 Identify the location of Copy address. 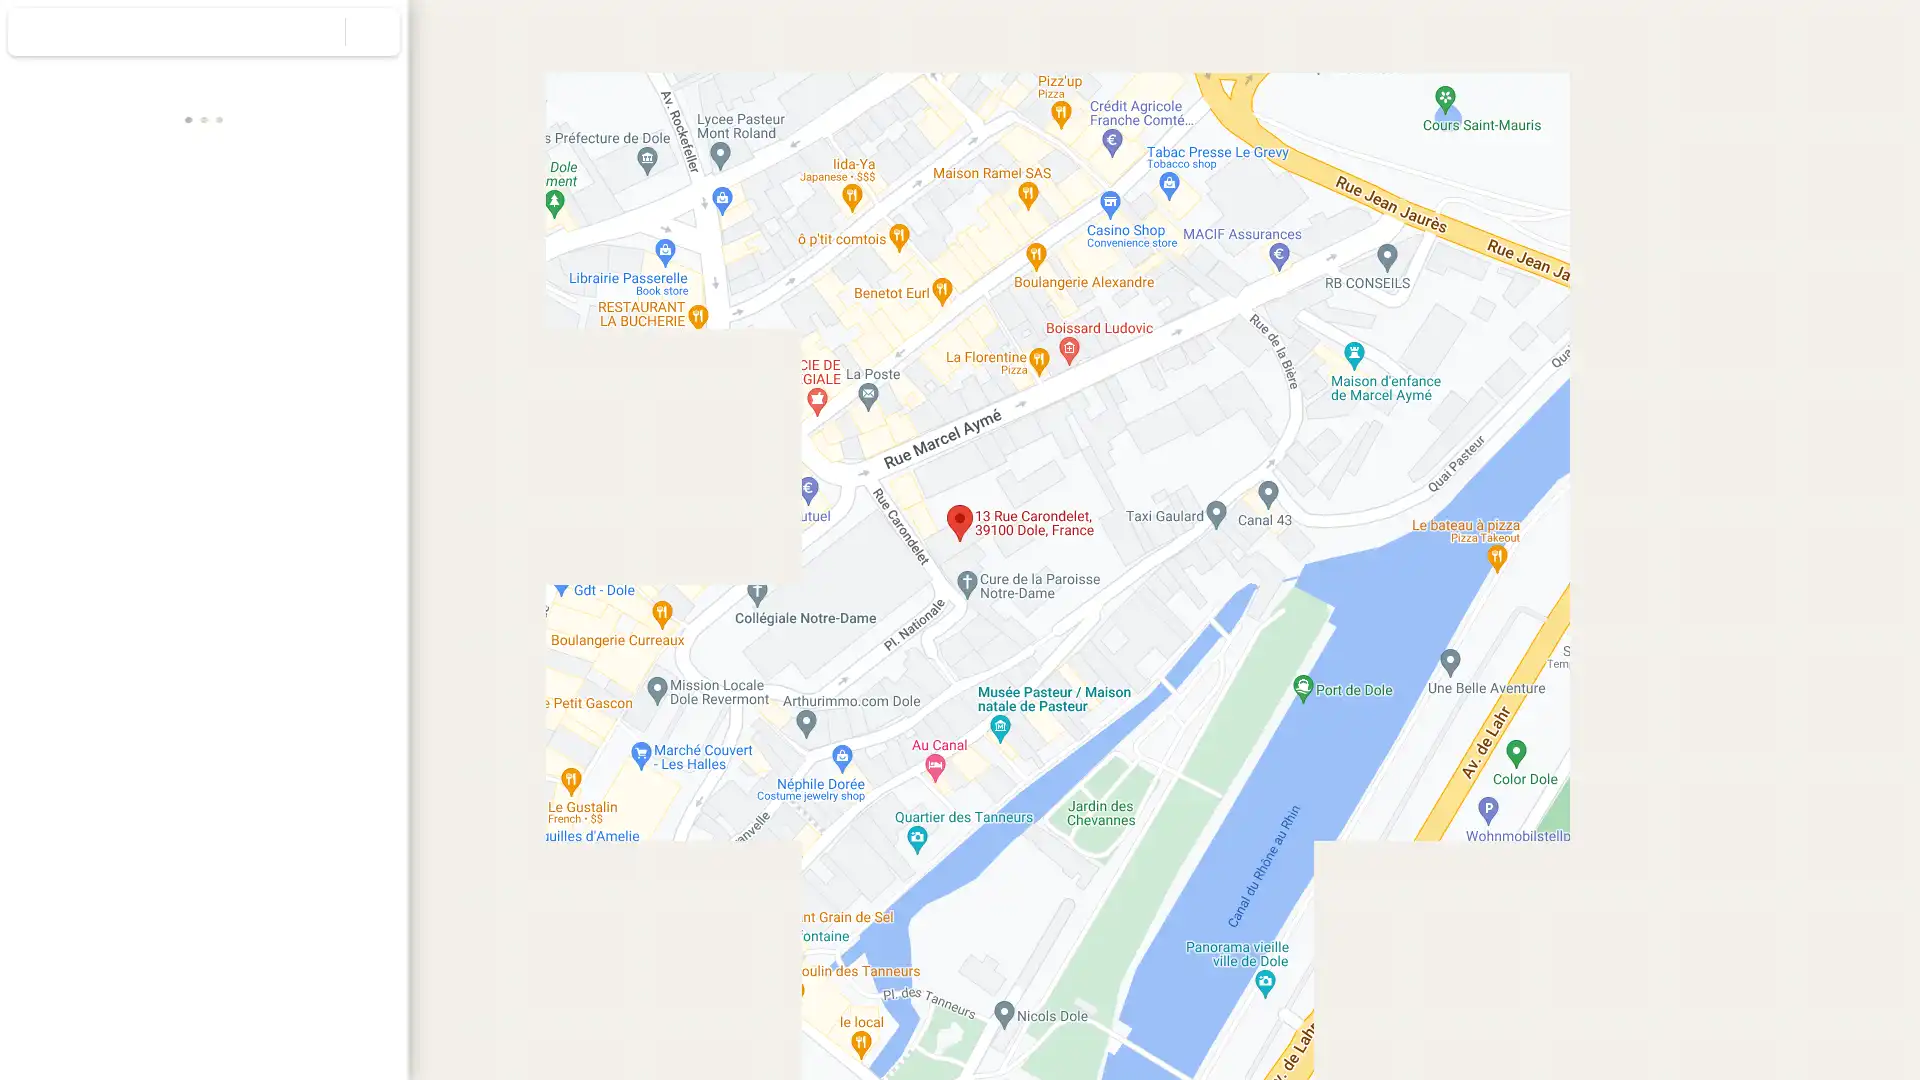
(370, 458).